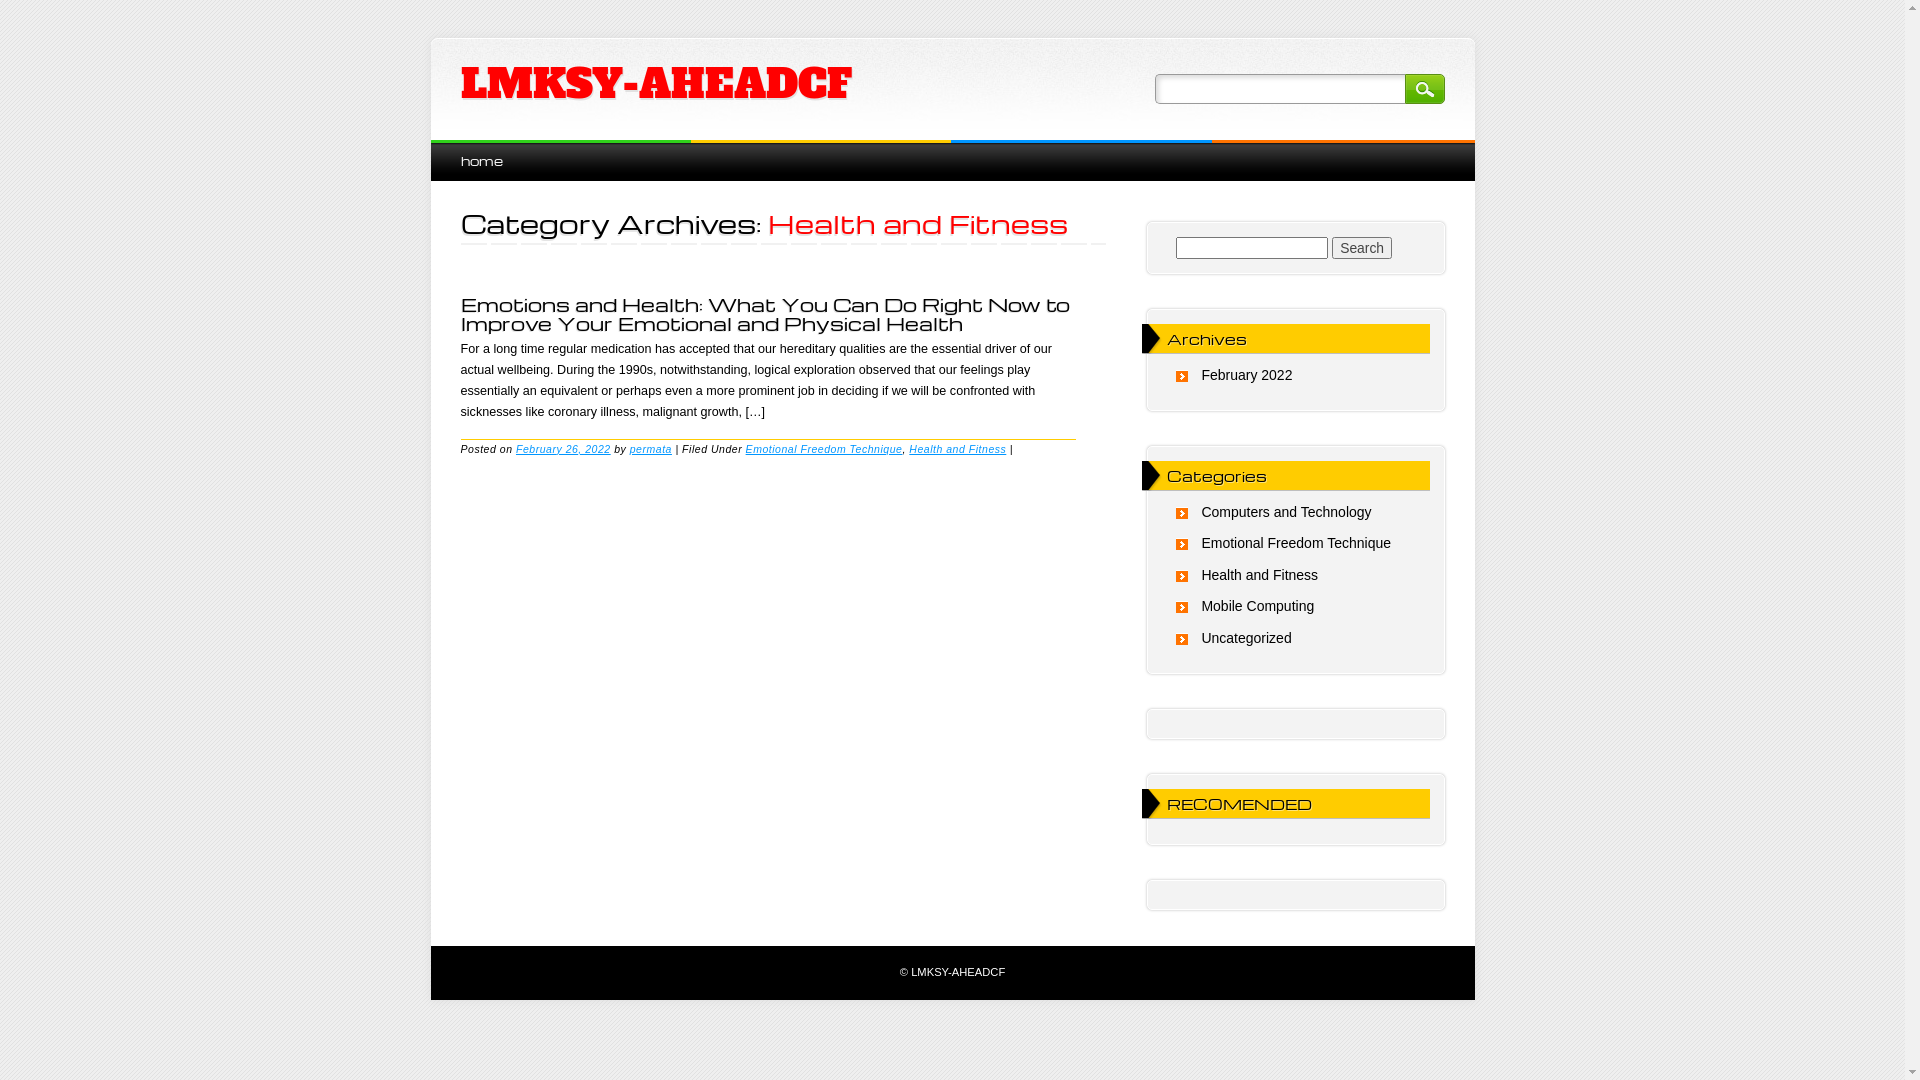  What do you see at coordinates (655, 83) in the screenshot?
I see `'LMKSY-AHEADCF'` at bounding box center [655, 83].